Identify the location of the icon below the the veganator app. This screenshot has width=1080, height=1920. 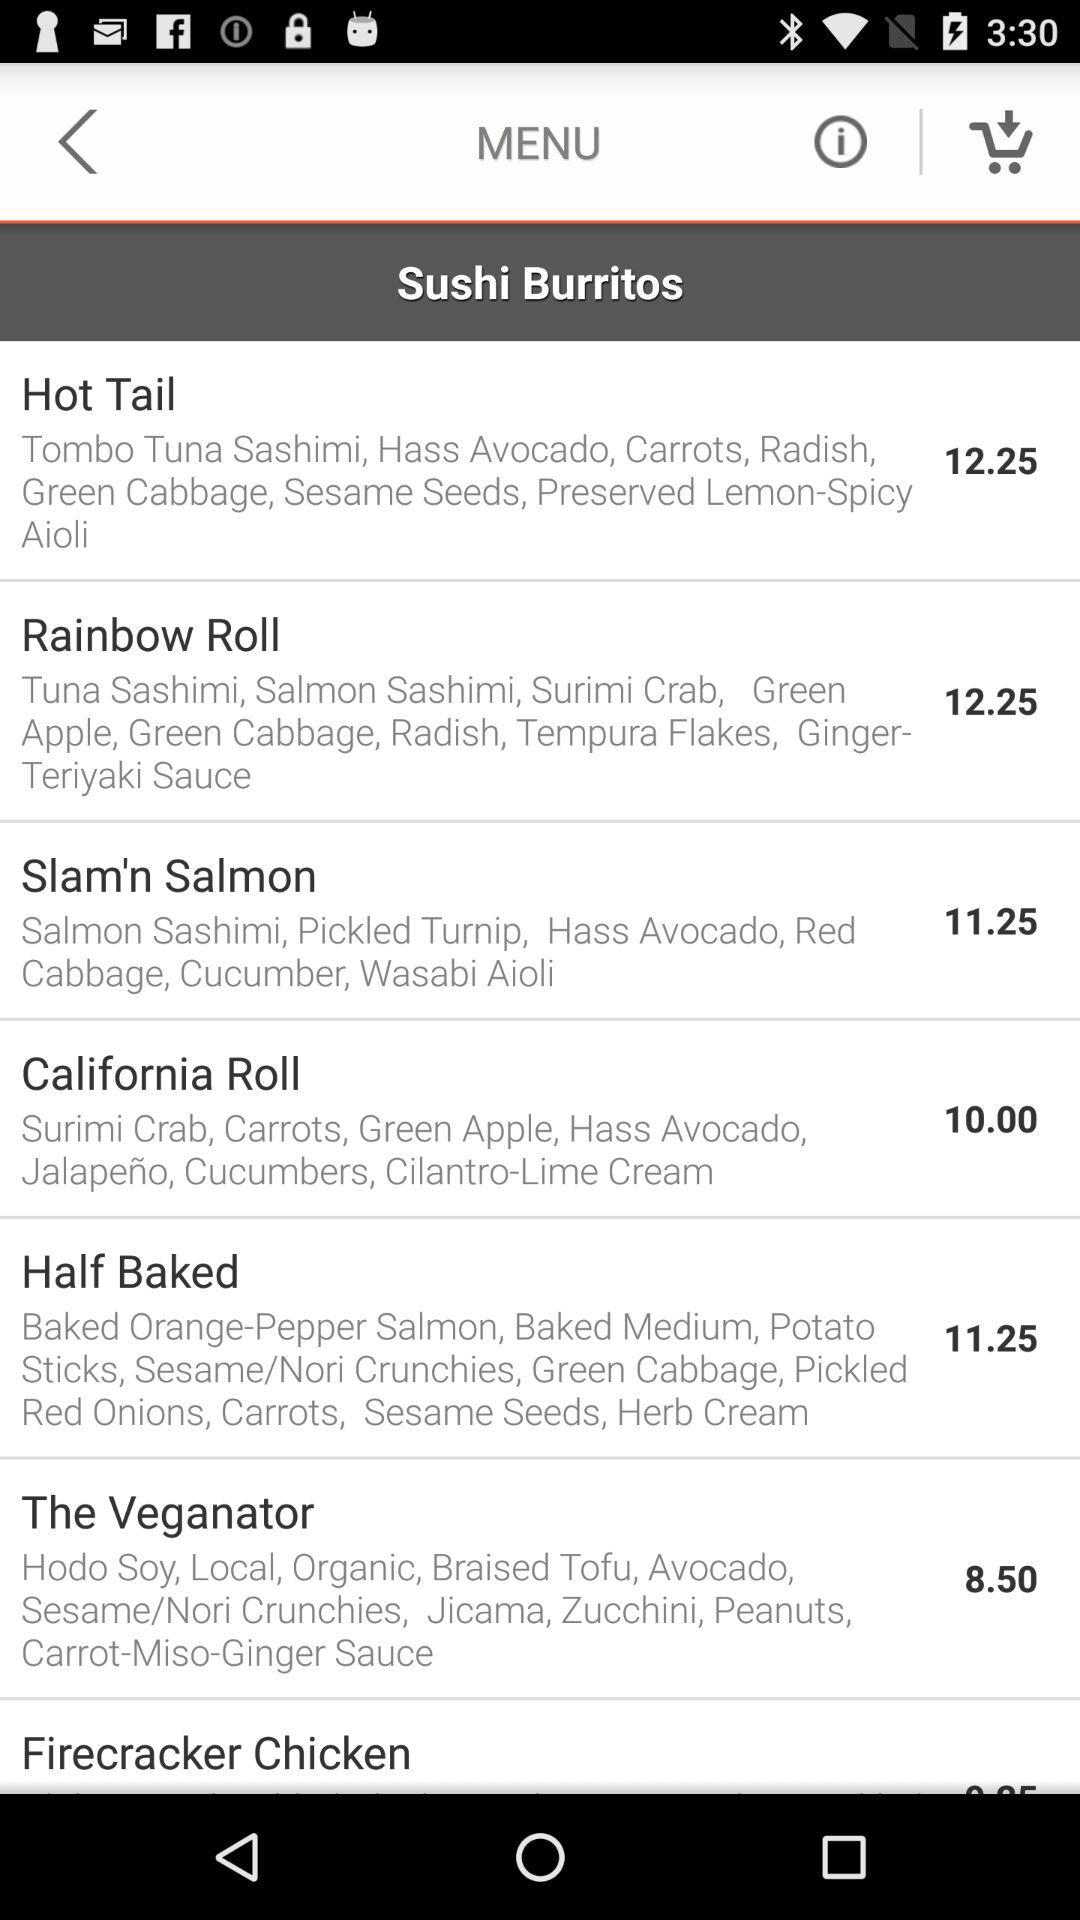
(482, 1608).